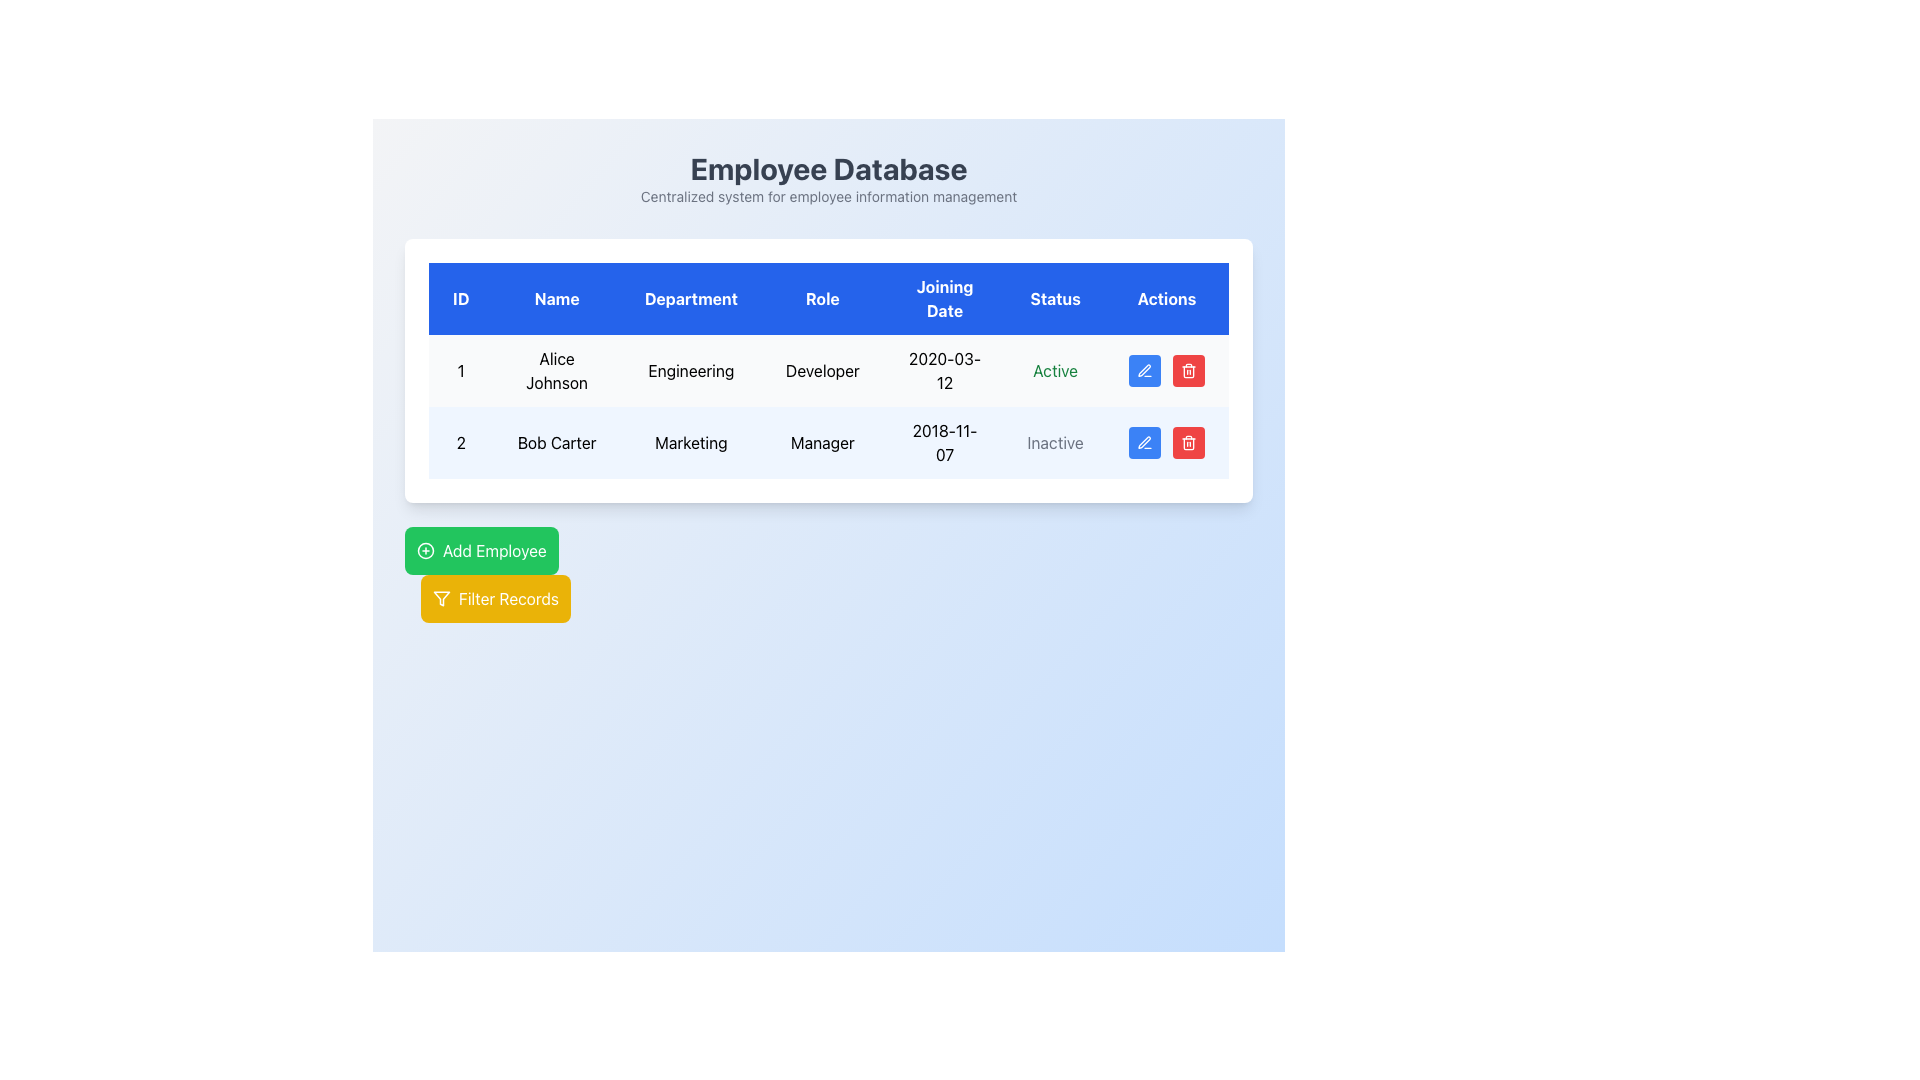 This screenshot has width=1920, height=1080. I want to click on the 'Joining Date' table header, which is the fifth column in the Employee Database table, displayed in white text on a blue background, so click(944, 299).